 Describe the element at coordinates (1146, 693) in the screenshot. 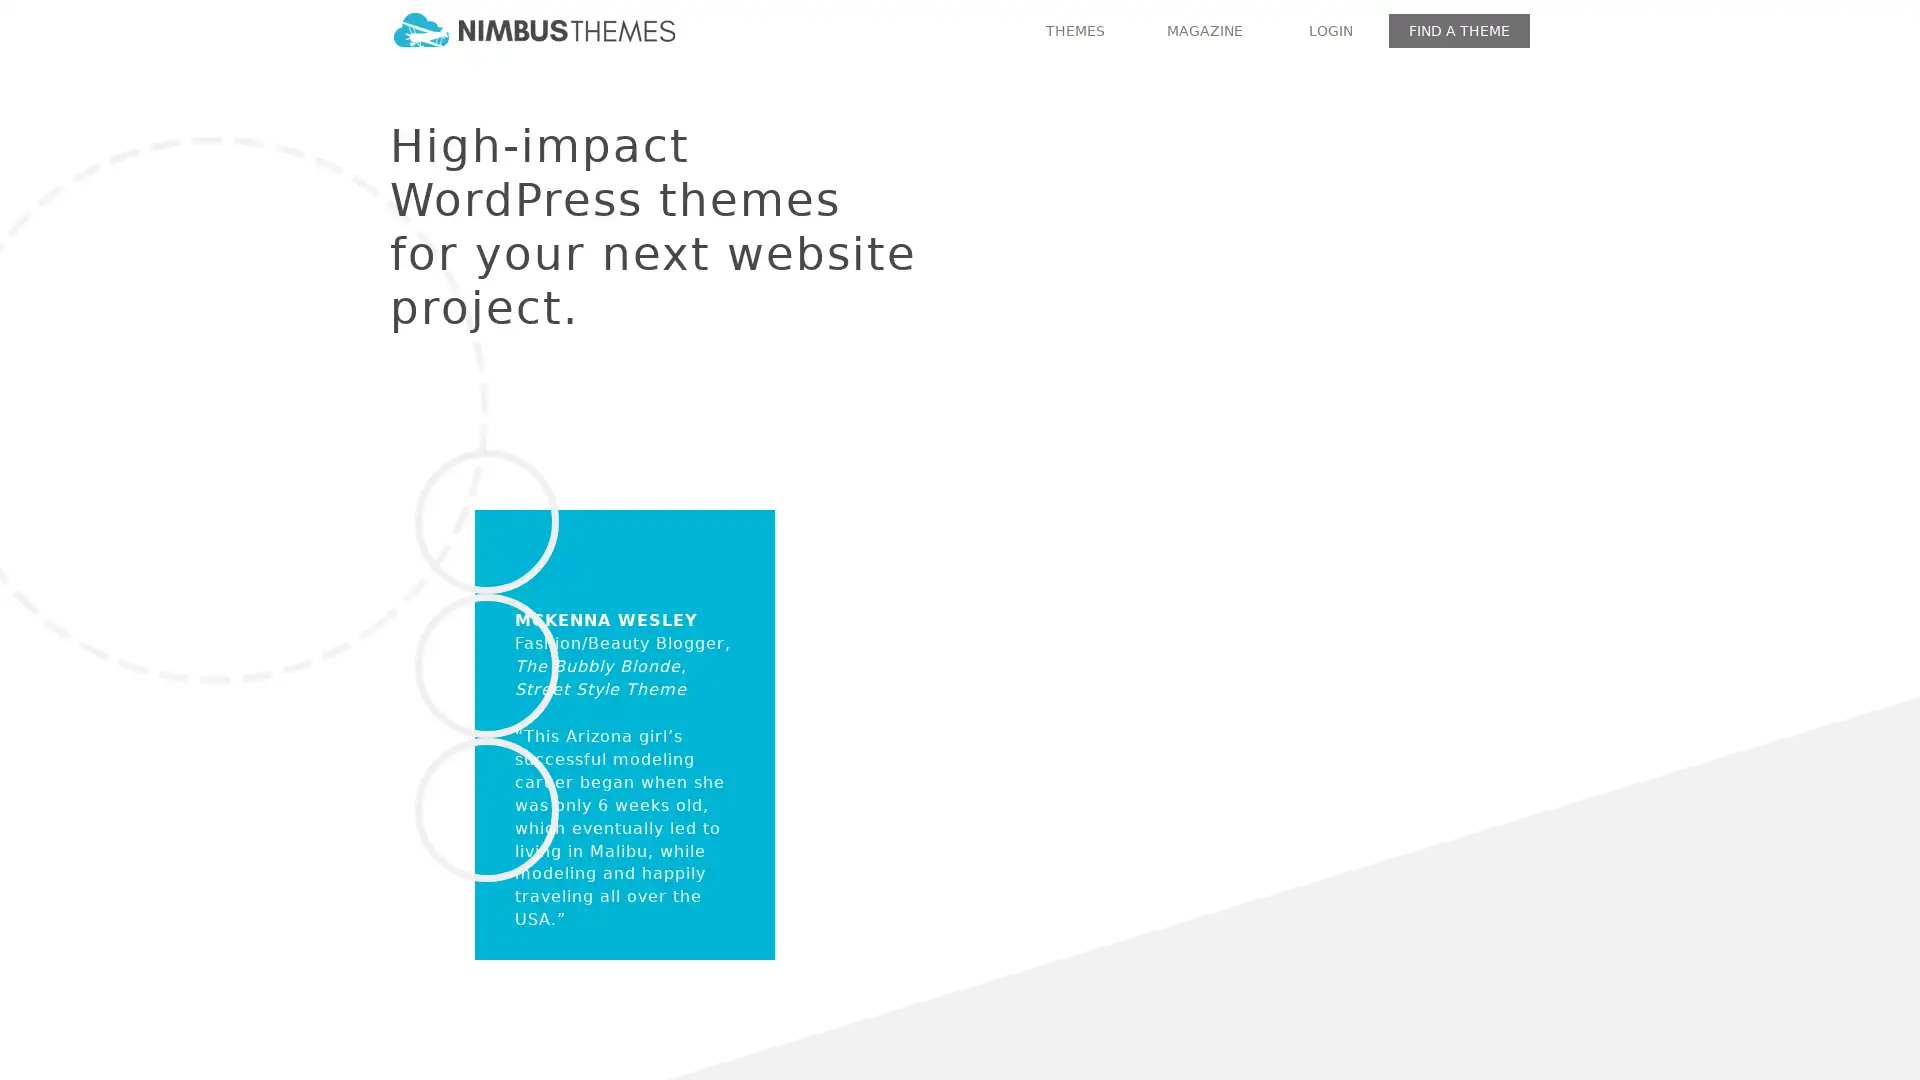

I see `1` at that location.